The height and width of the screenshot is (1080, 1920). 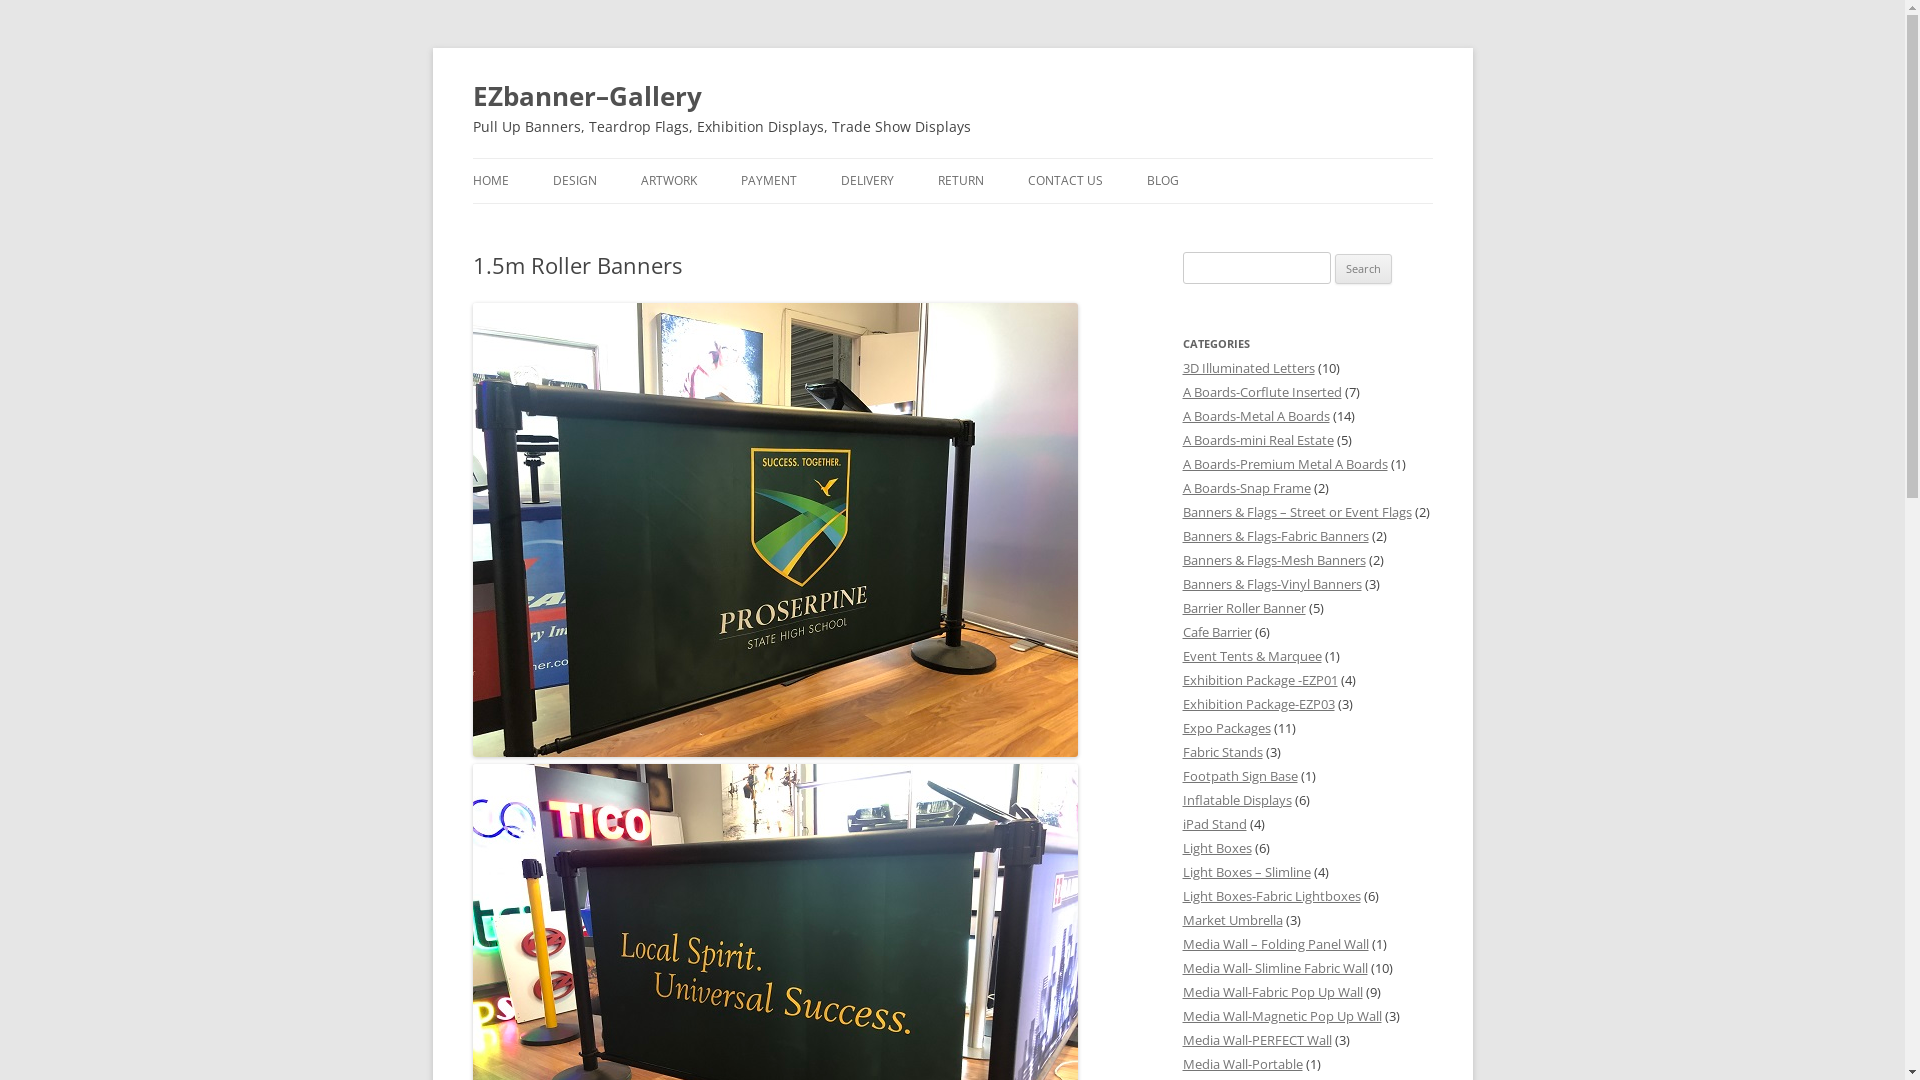 I want to click on 'A Boards-mini Real Estate', so click(x=1181, y=438).